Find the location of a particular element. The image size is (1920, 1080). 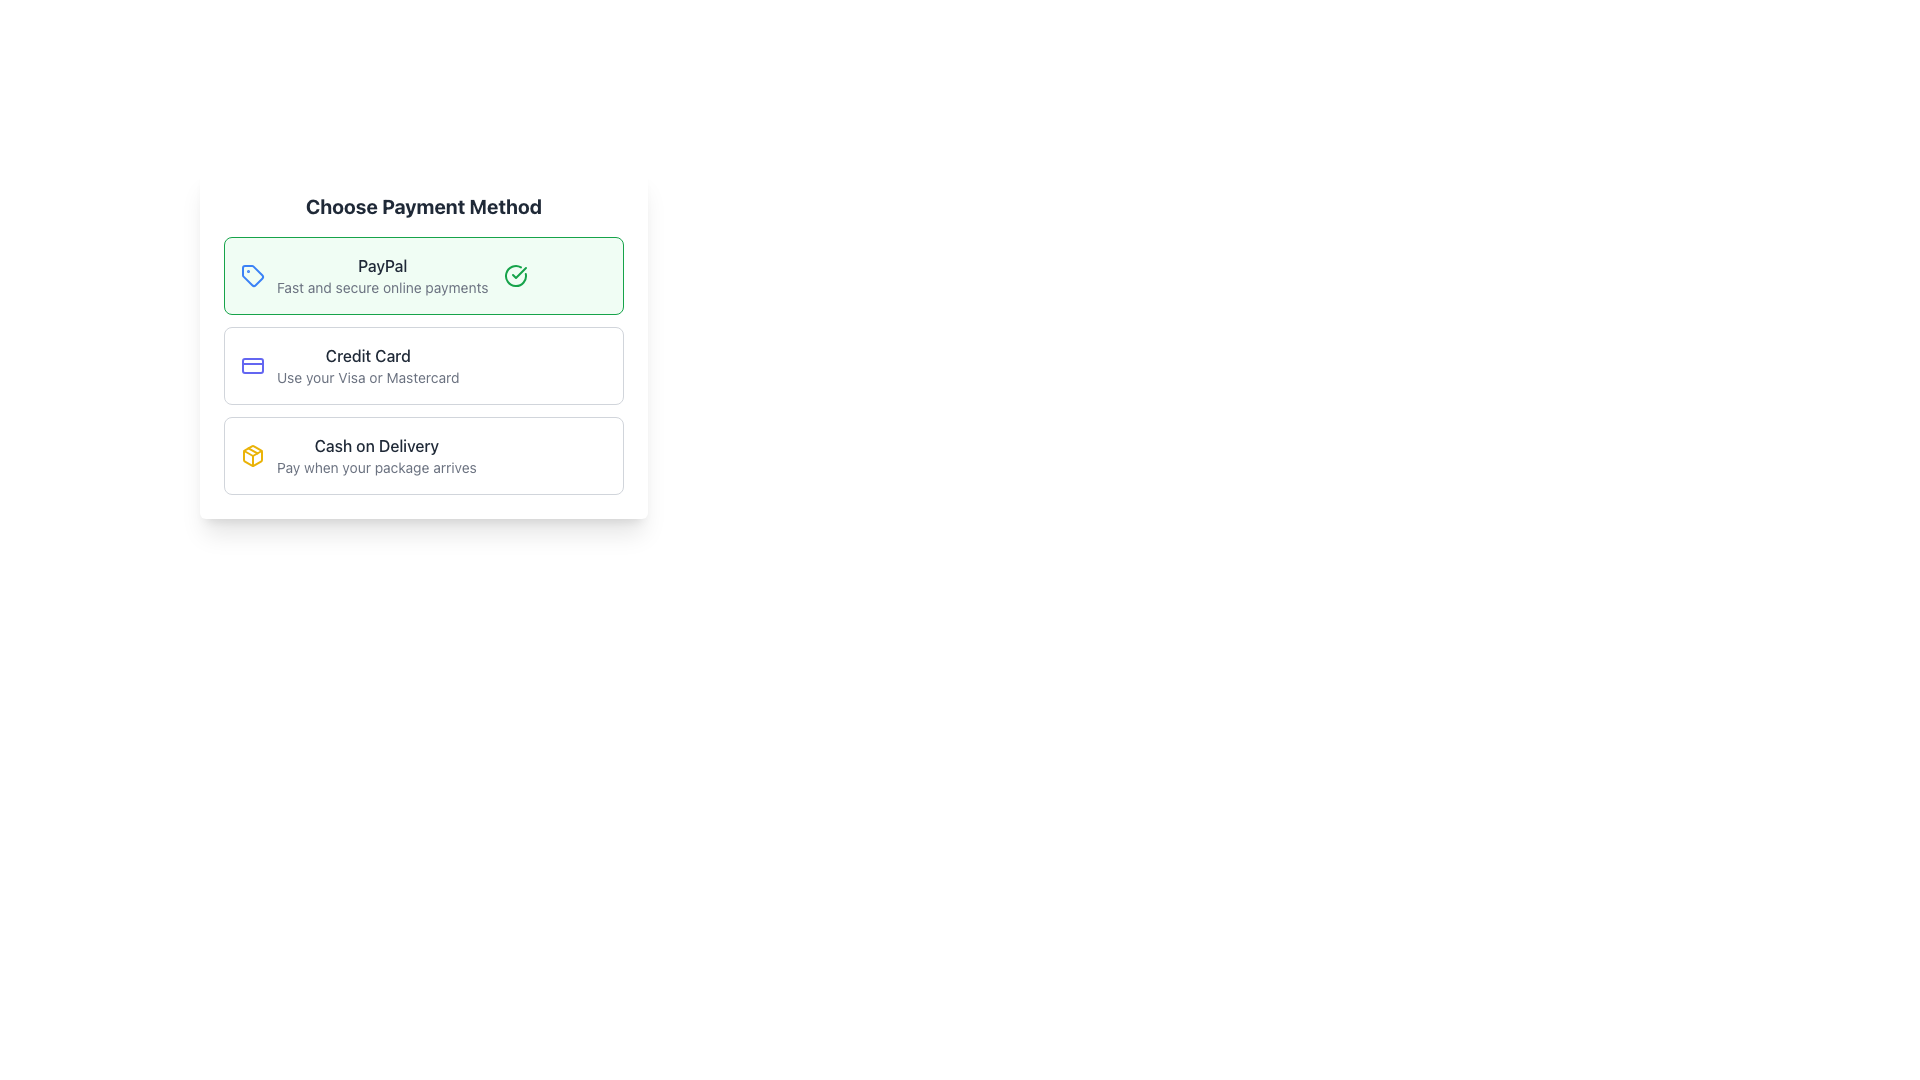

the selectable payment method option for credit card payment, which is the second item in the vertical list of payment methods, located between 'PayPal' and 'Cash on Delivery' is located at coordinates (350, 366).